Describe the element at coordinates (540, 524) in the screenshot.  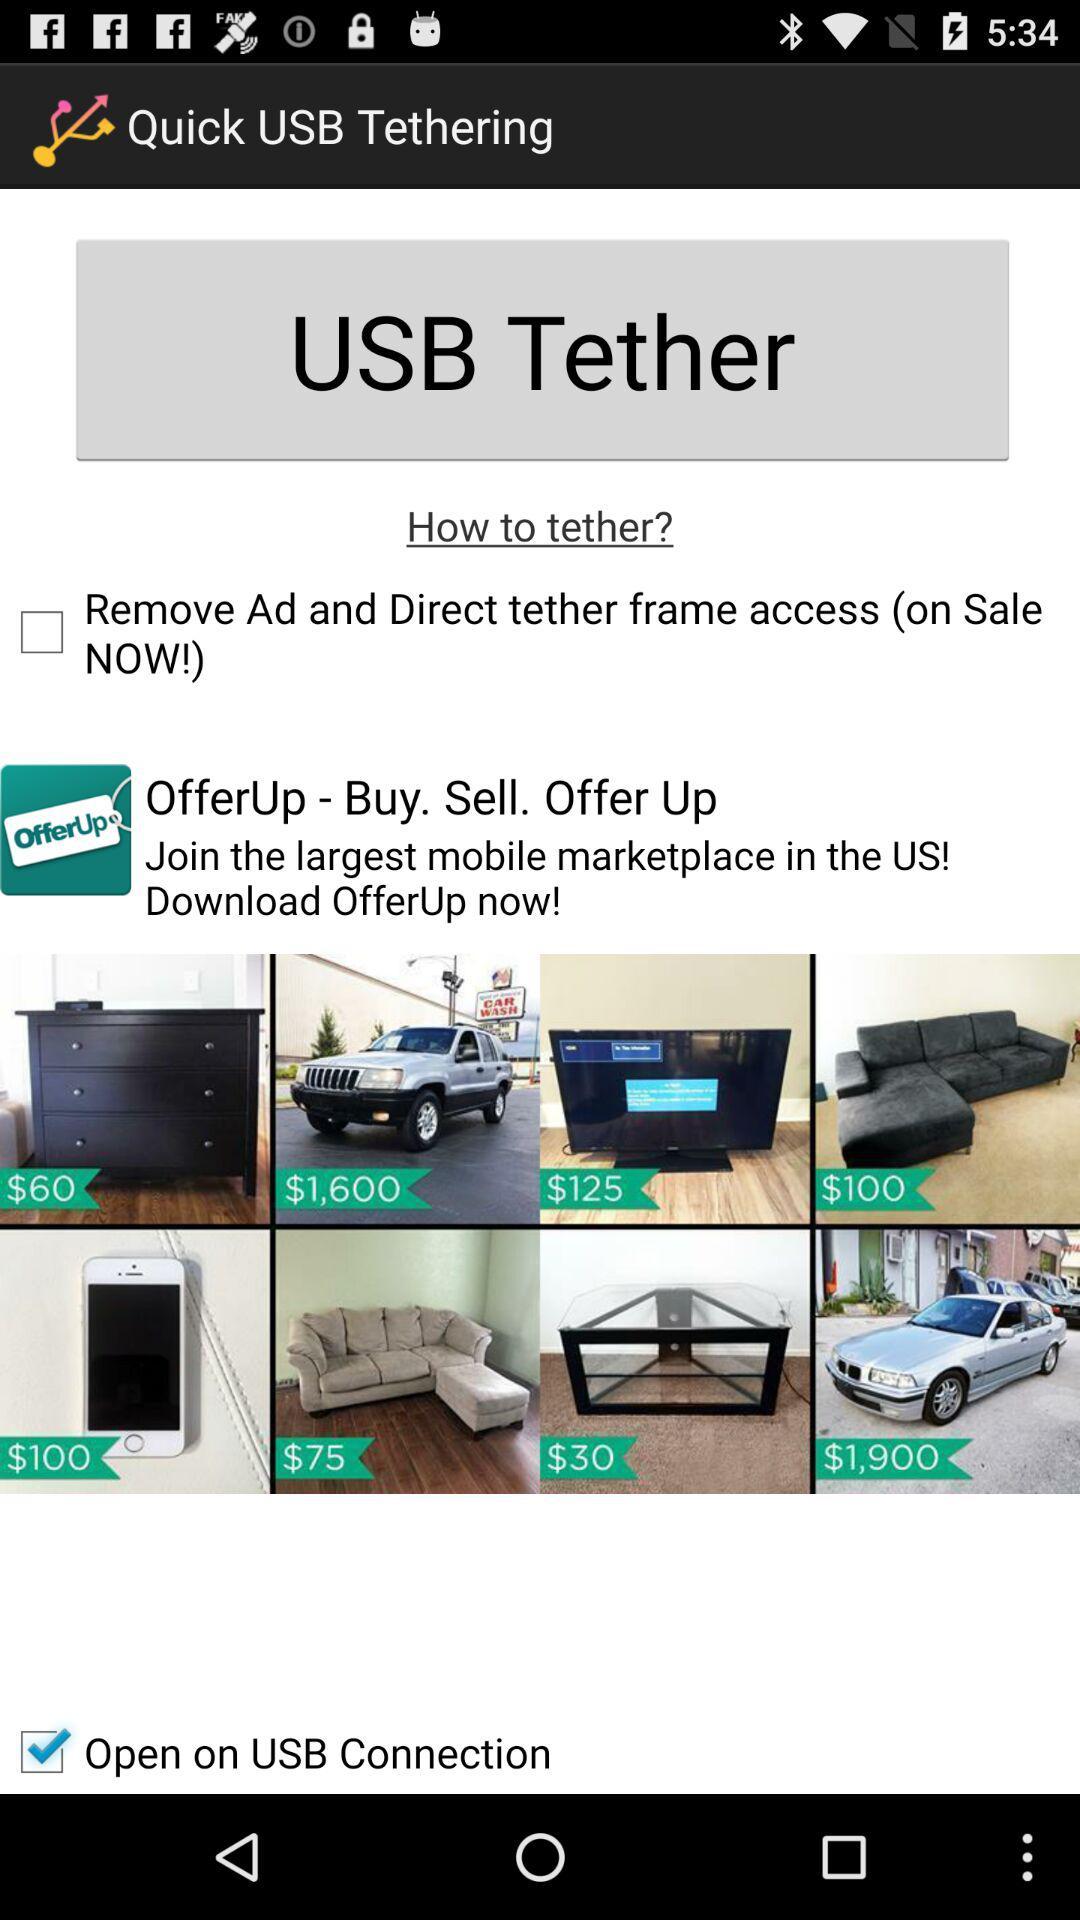
I see `the how to tether?` at that location.